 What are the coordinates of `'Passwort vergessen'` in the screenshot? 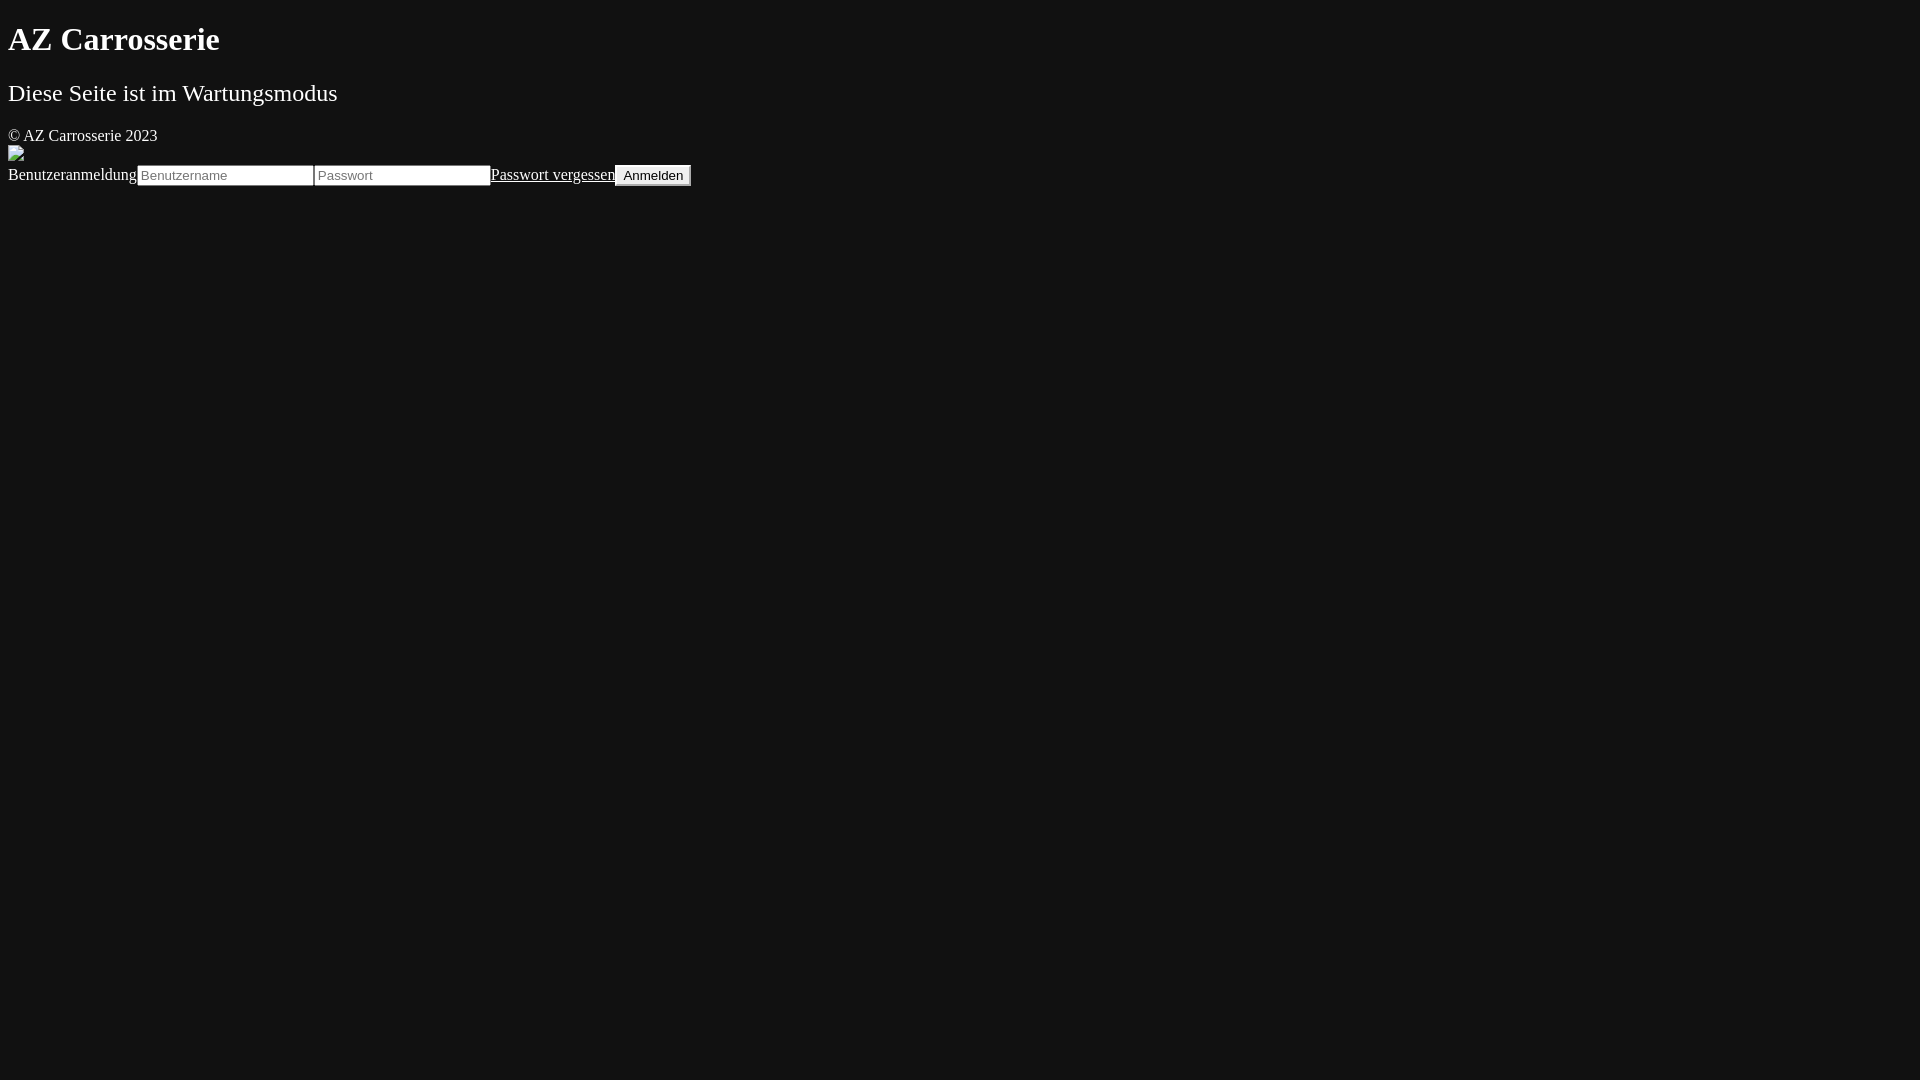 It's located at (553, 173).